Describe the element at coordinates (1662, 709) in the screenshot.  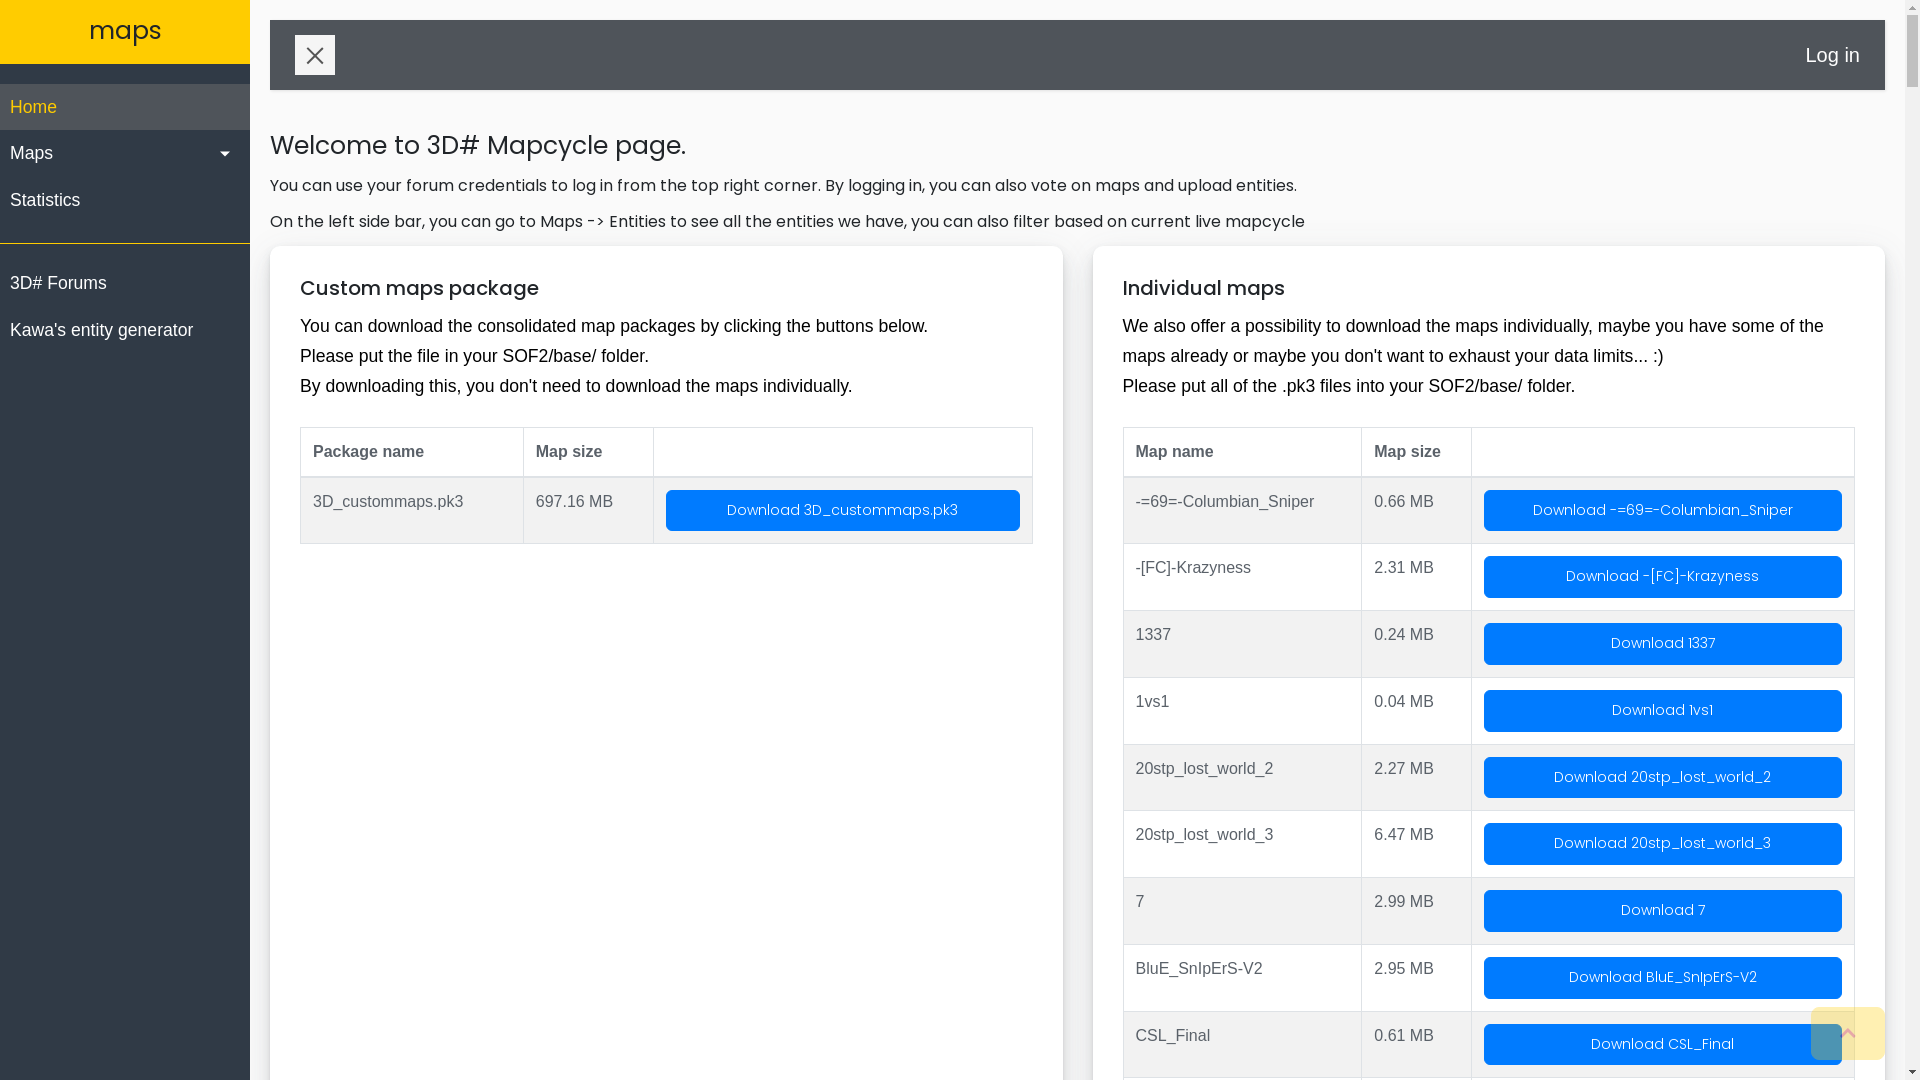
I see `'Download 1vs1'` at that location.